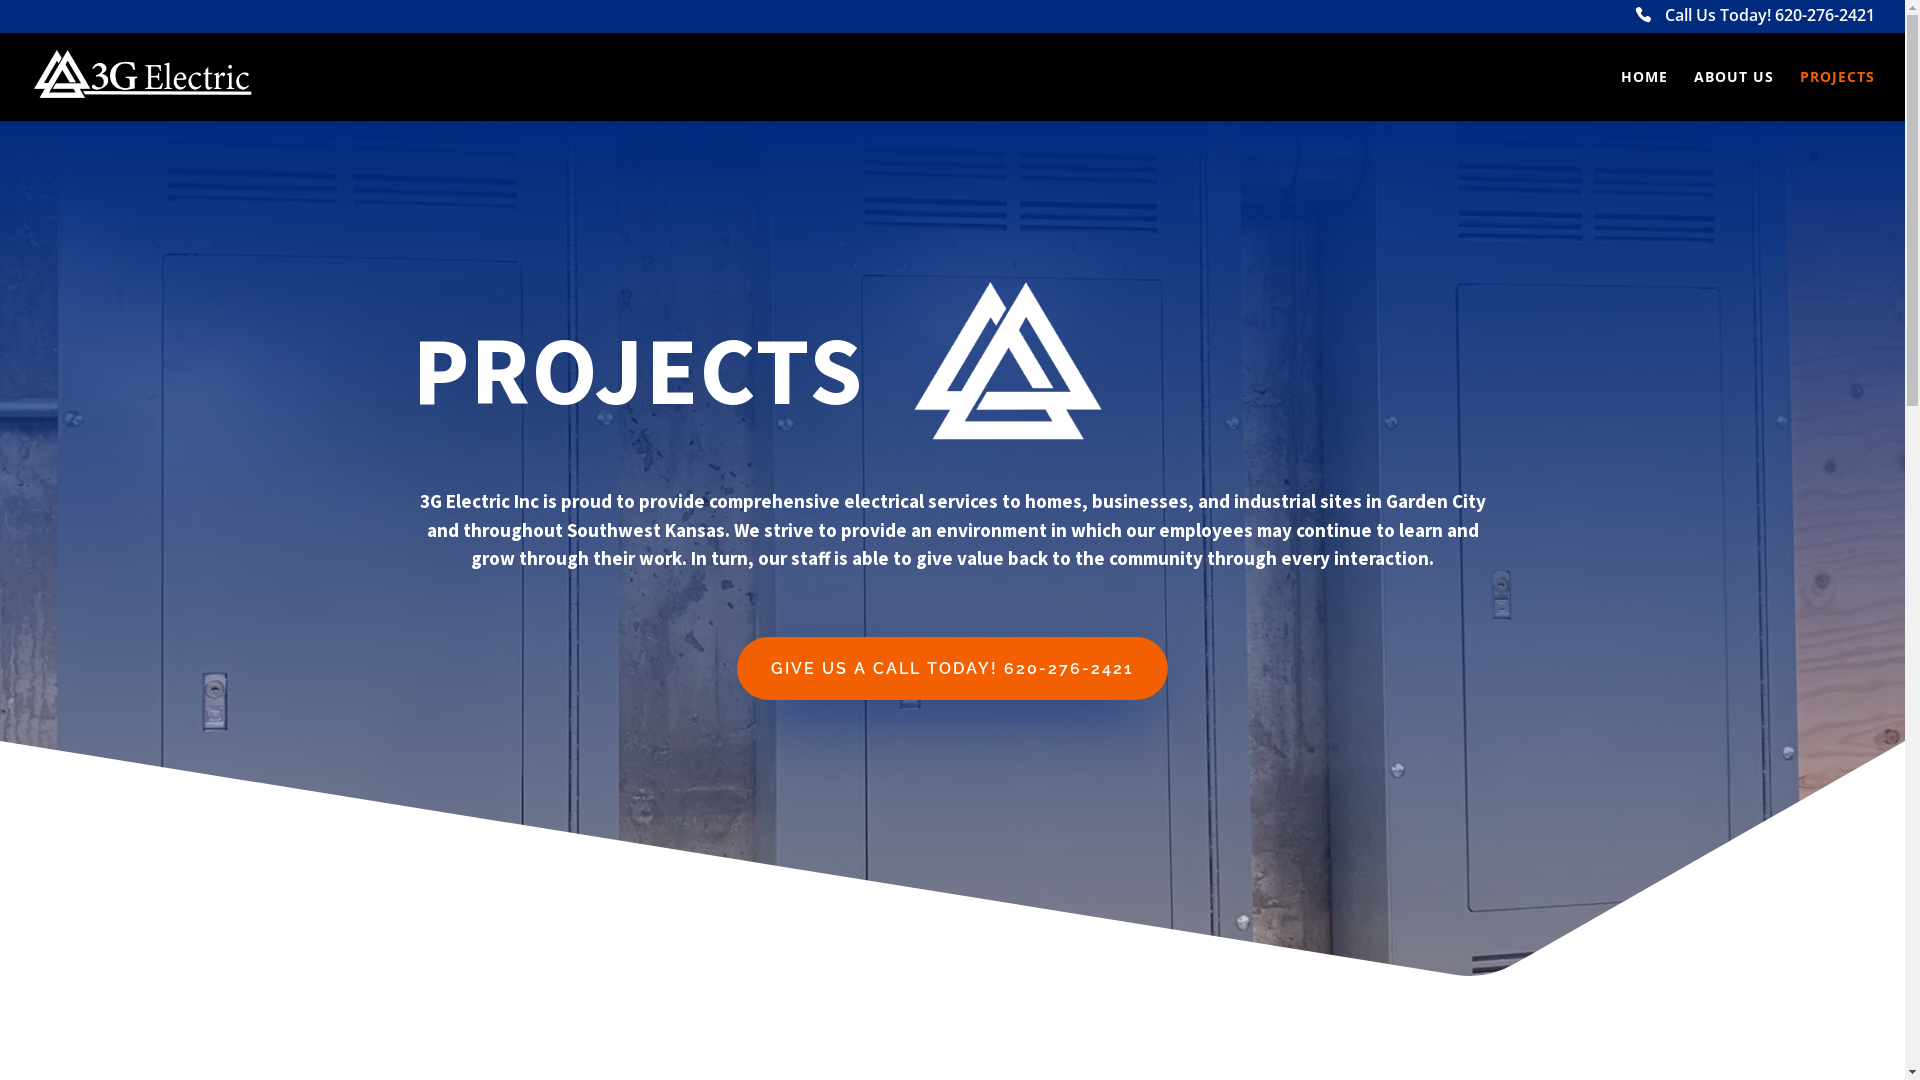 The height and width of the screenshot is (1080, 1920). What do you see at coordinates (1837, 95) in the screenshot?
I see `'PROJECTS'` at bounding box center [1837, 95].